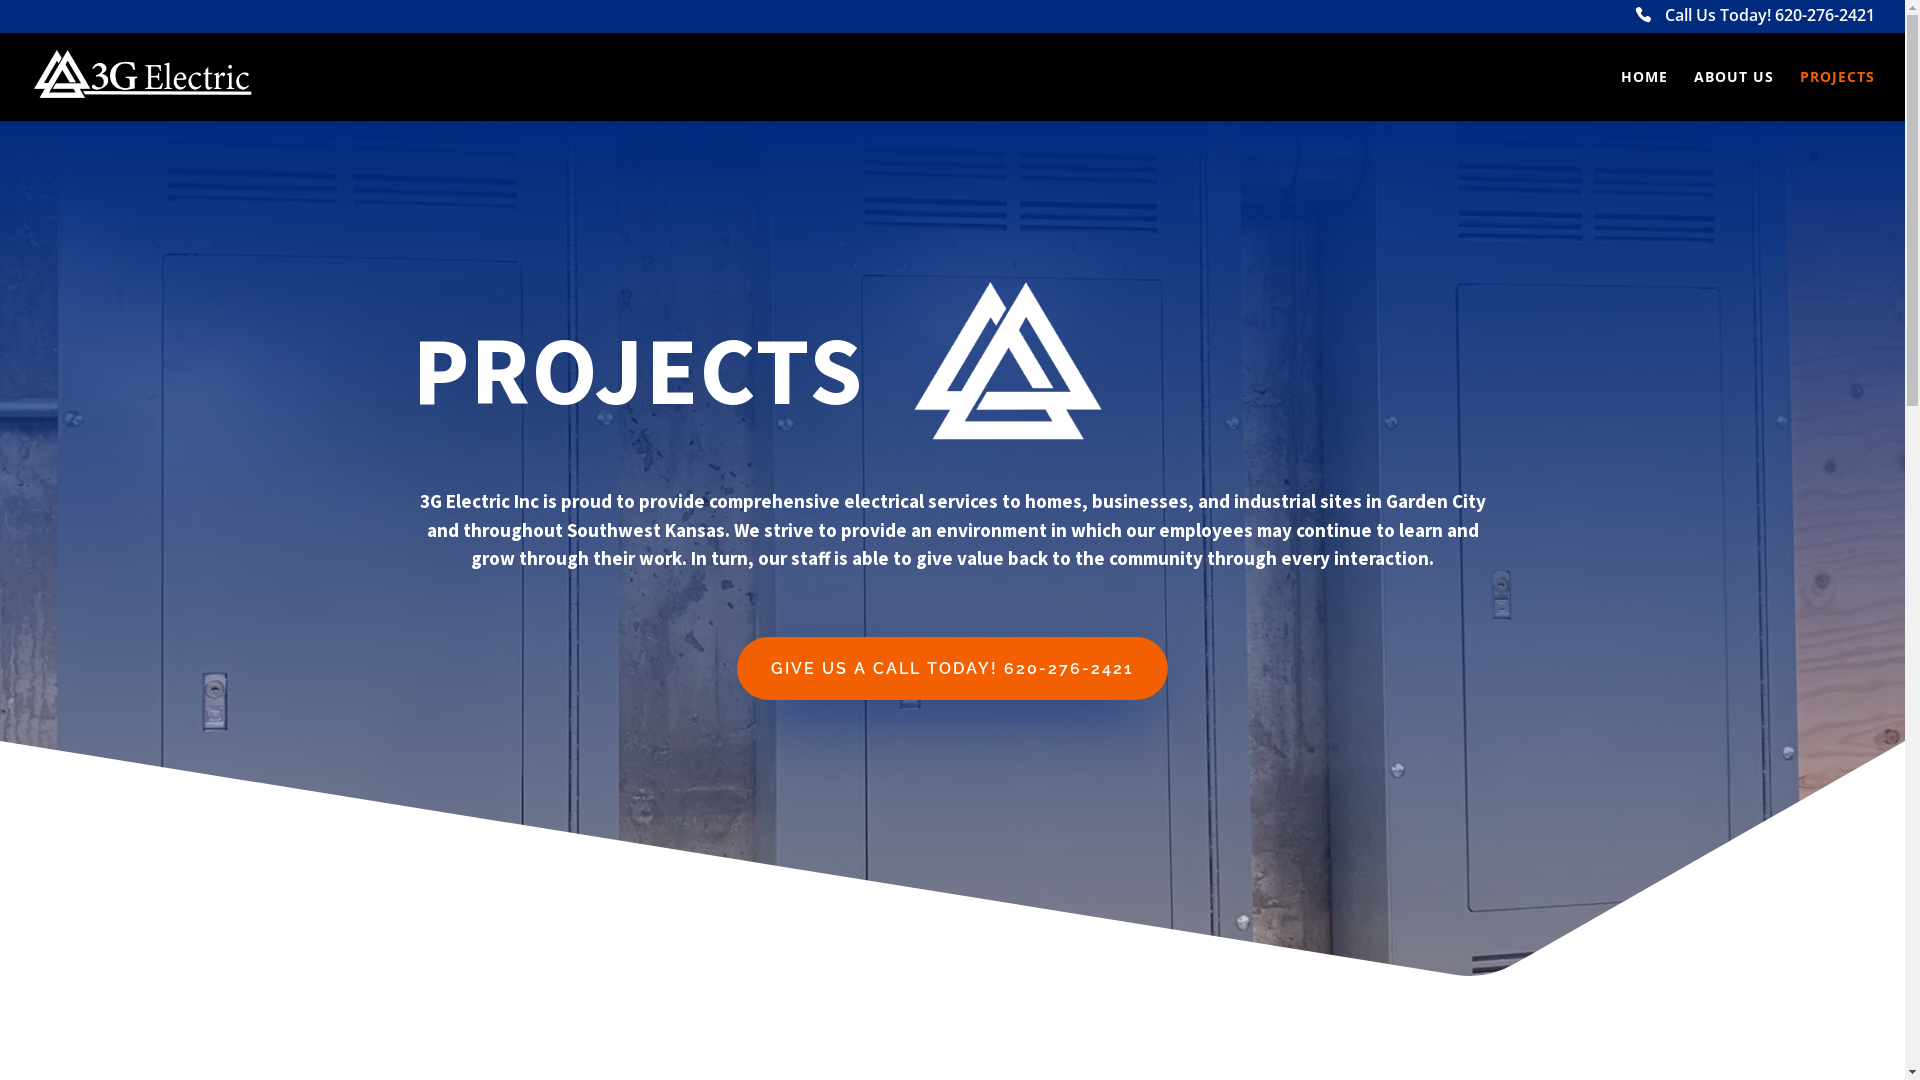 The height and width of the screenshot is (1080, 1920). What do you see at coordinates (1837, 95) in the screenshot?
I see `'PROJECTS'` at bounding box center [1837, 95].